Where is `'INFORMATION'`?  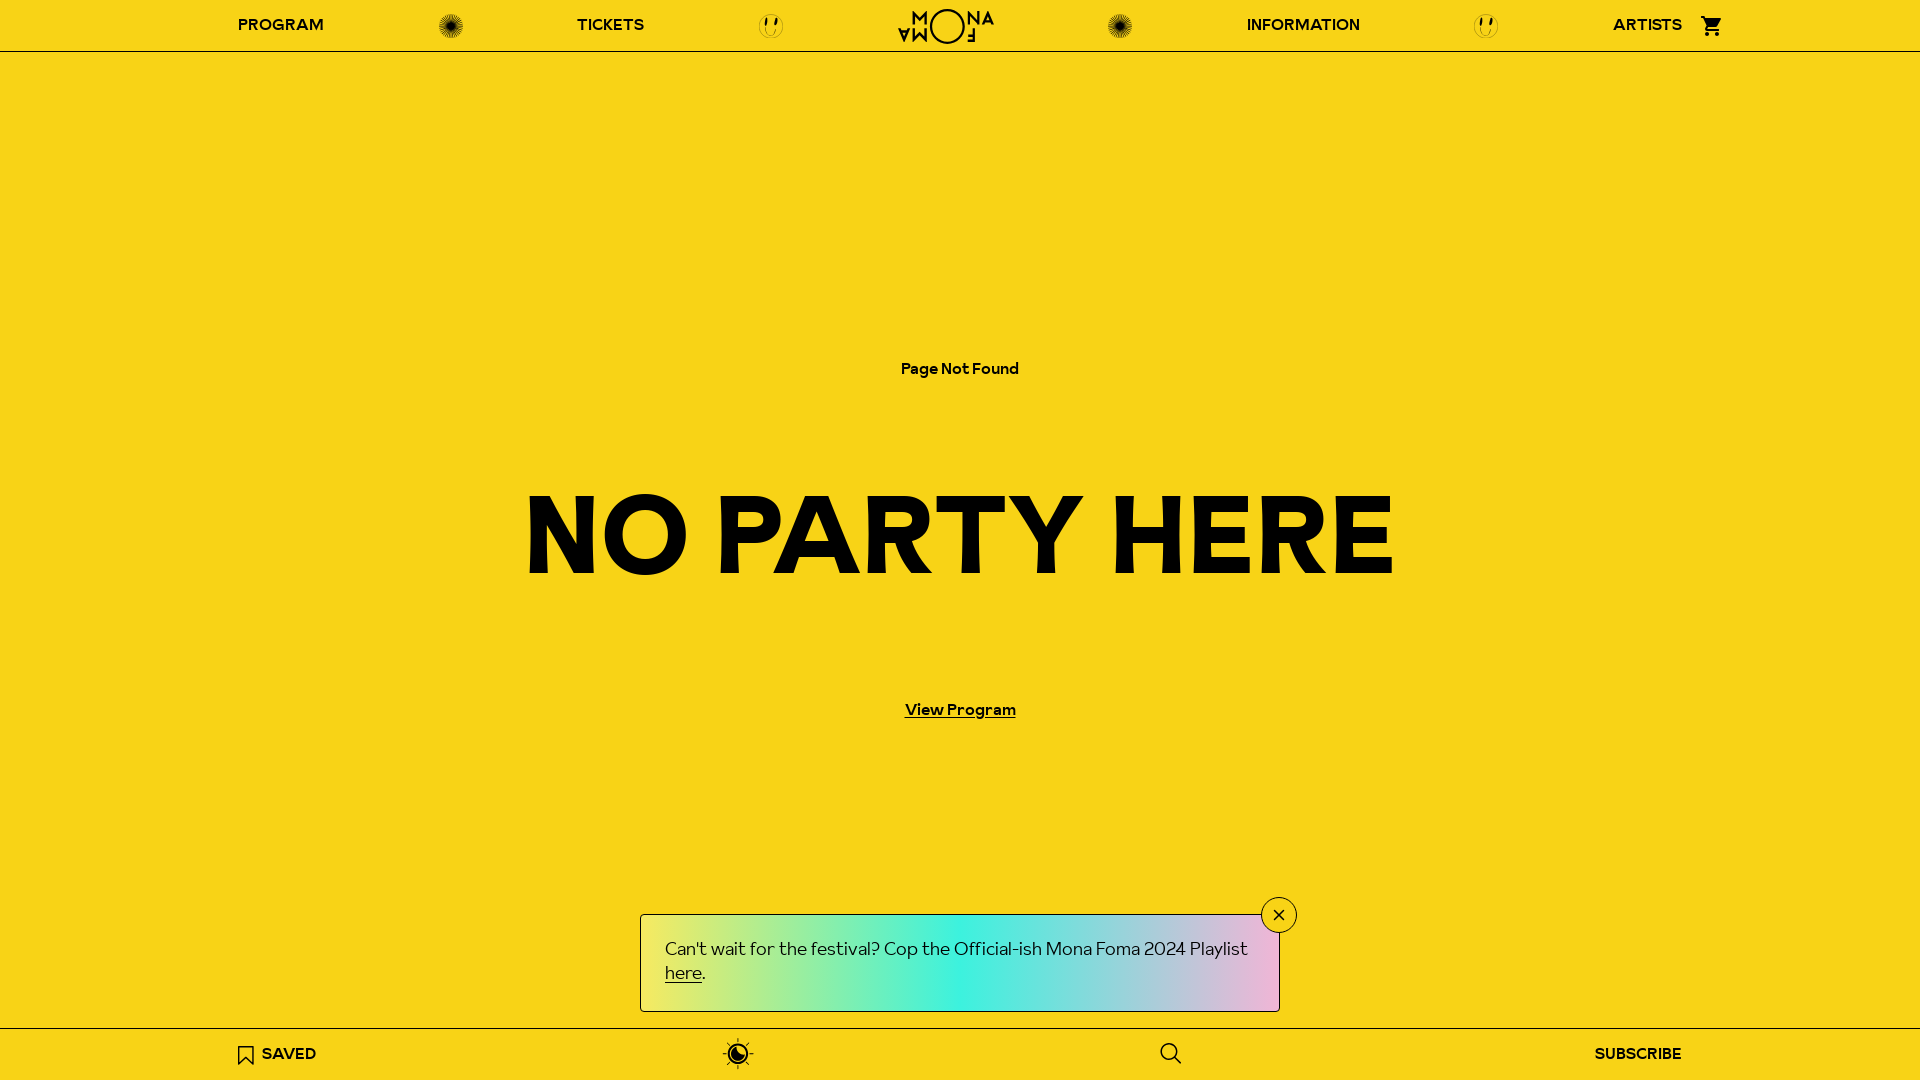
'INFORMATION' is located at coordinates (1303, 26).